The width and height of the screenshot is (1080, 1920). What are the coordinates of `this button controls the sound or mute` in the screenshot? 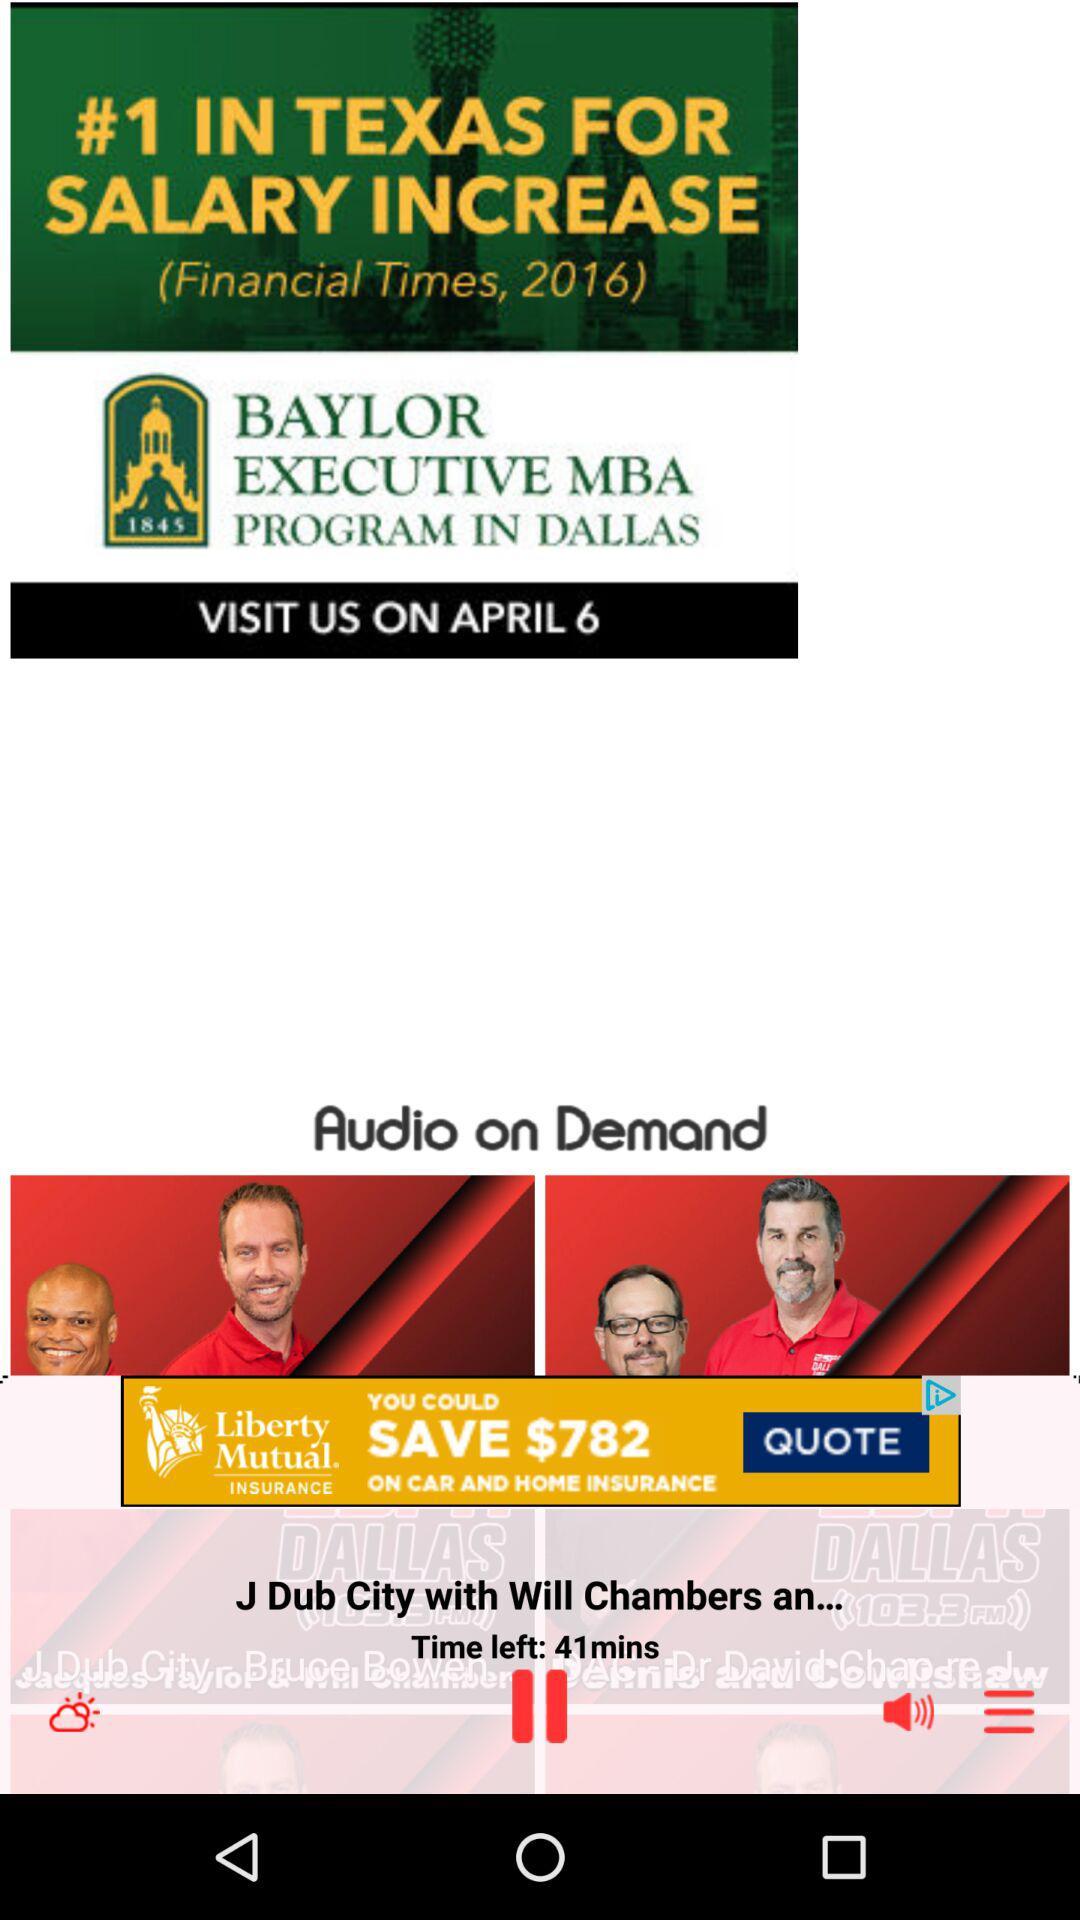 It's located at (908, 1710).